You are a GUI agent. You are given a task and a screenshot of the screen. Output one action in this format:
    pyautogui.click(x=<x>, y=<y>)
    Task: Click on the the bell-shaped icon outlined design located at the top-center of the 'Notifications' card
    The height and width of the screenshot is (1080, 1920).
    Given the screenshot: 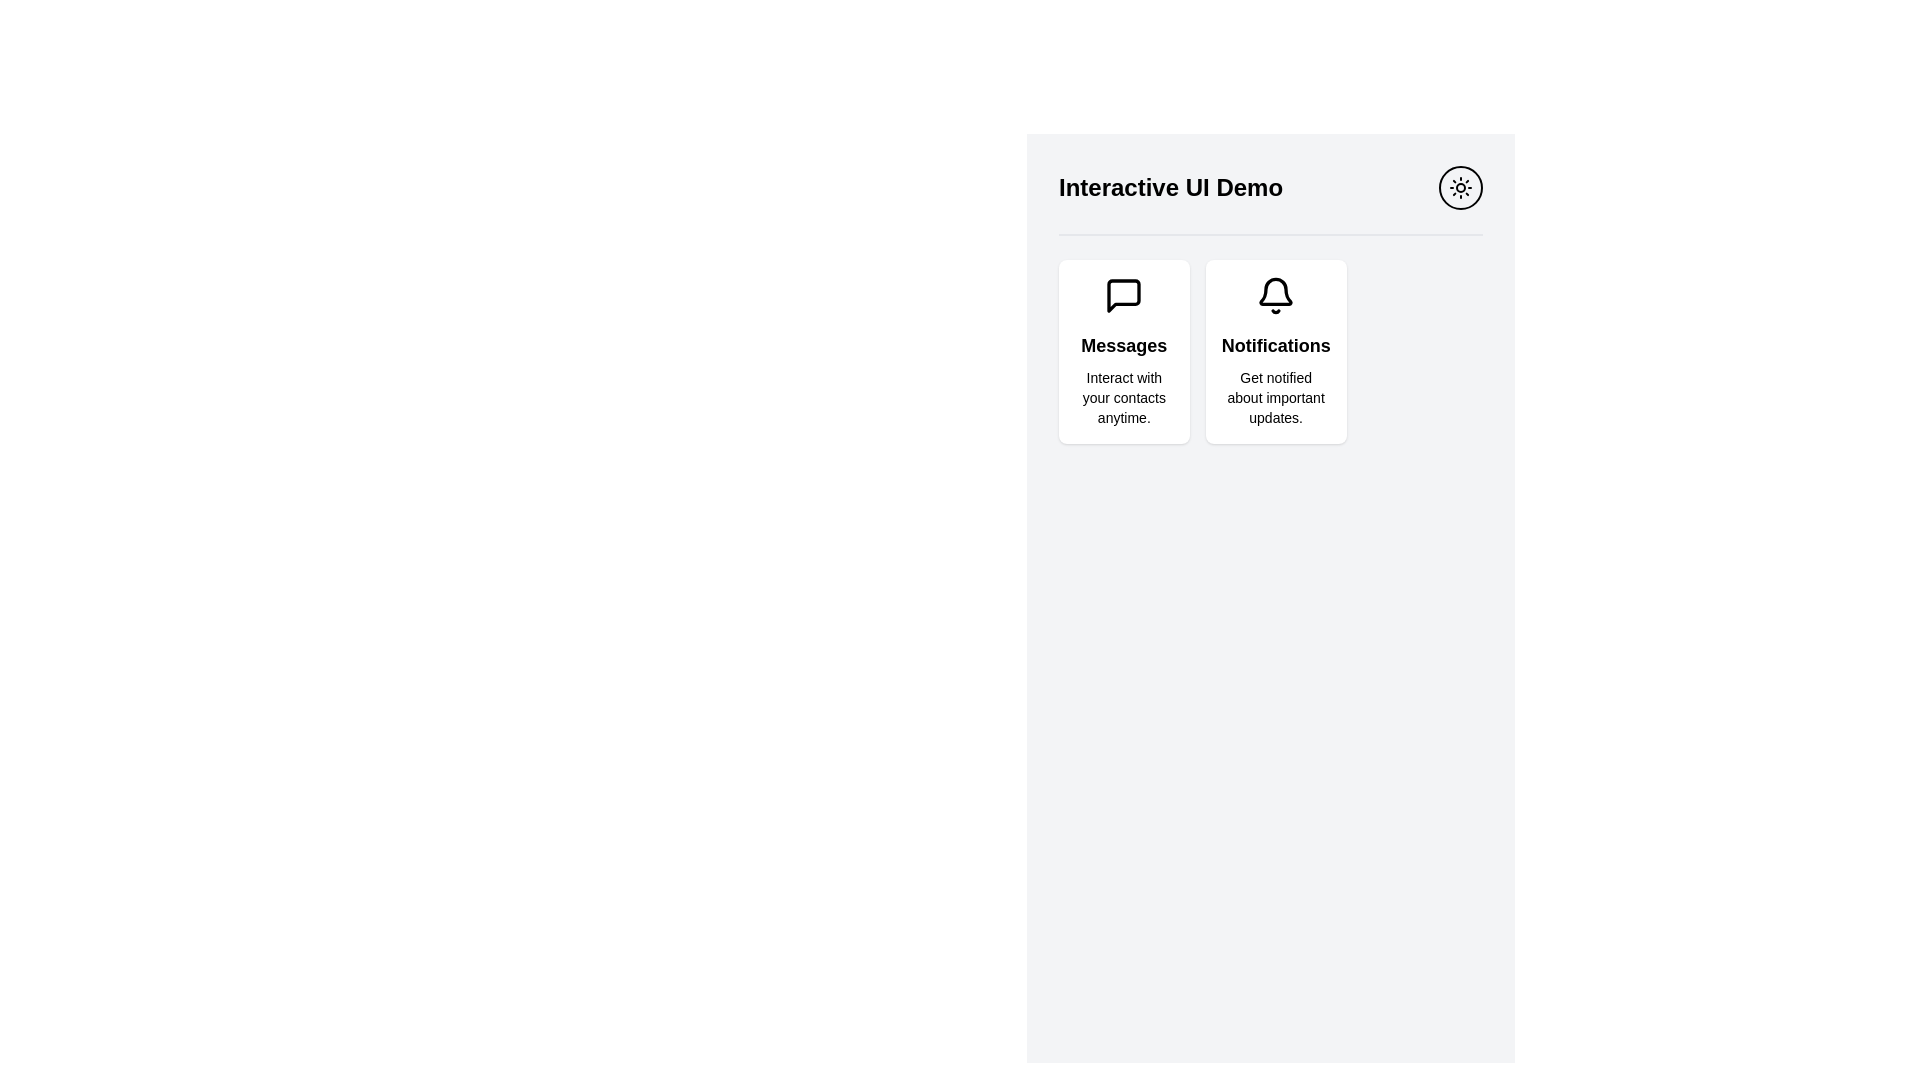 What is the action you would take?
    pyautogui.click(x=1275, y=296)
    